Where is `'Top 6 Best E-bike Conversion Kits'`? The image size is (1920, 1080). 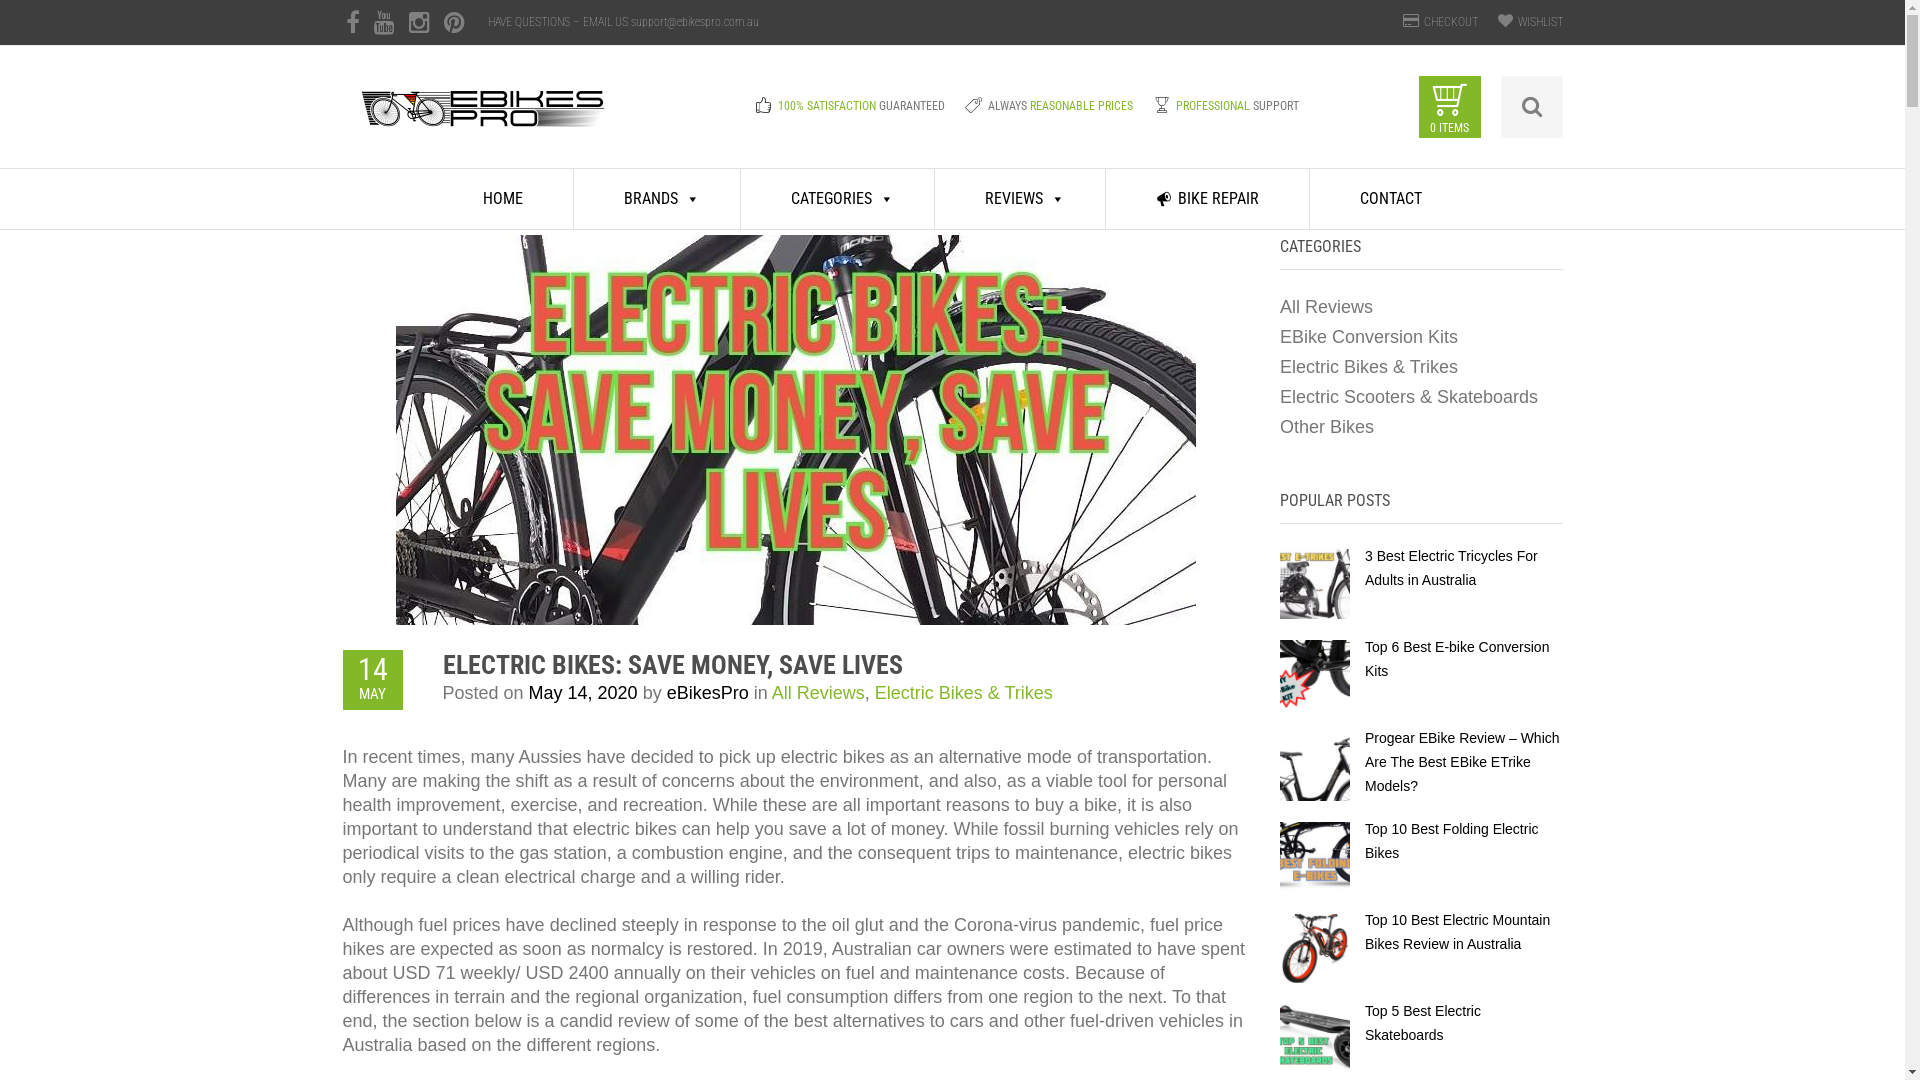
'Top 6 Best E-bike Conversion Kits' is located at coordinates (1457, 659).